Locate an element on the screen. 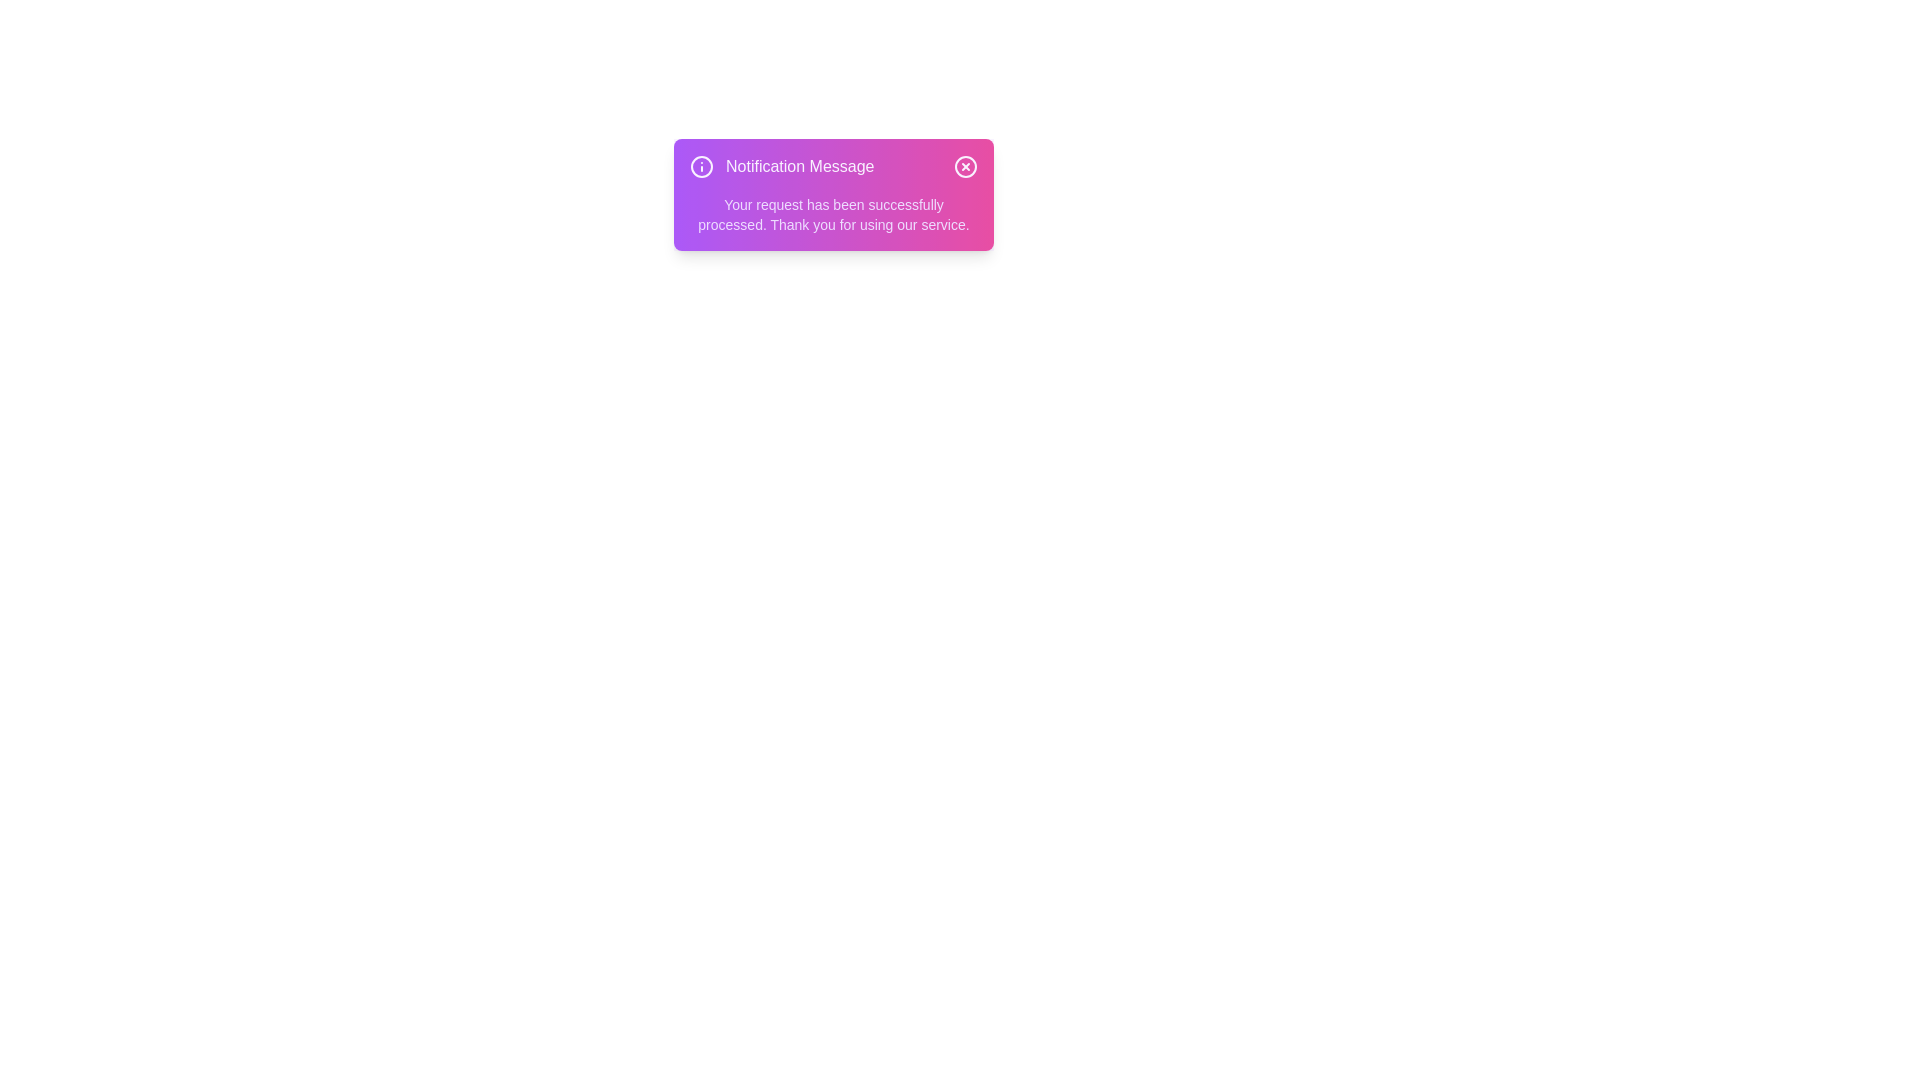 The image size is (1920, 1080). the circular graphical icon located in the top-right corner of the notification card, which features a thin stroked outline and accompanies a cross symbol inside the circle is located at coordinates (965, 165).